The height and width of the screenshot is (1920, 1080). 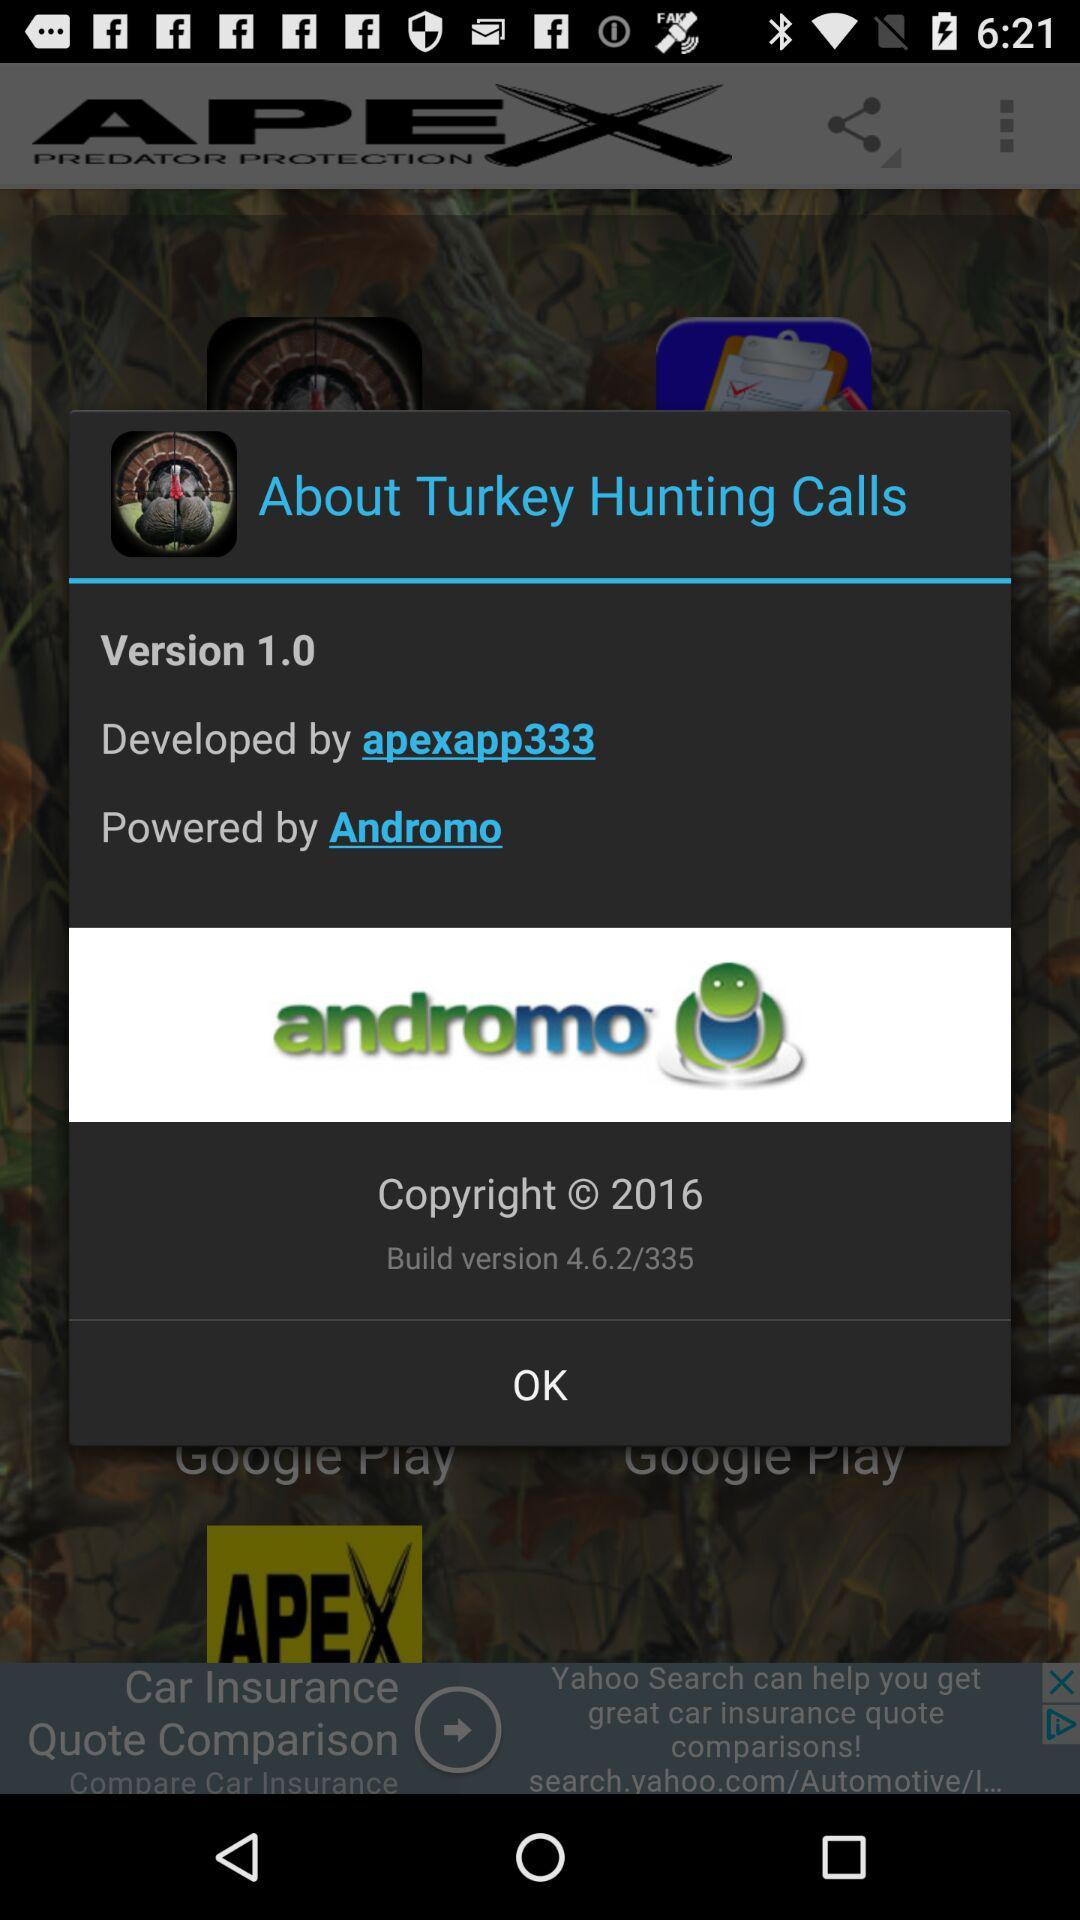 What do you see at coordinates (540, 752) in the screenshot?
I see `the icon below the version 1.0 app` at bounding box center [540, 752].